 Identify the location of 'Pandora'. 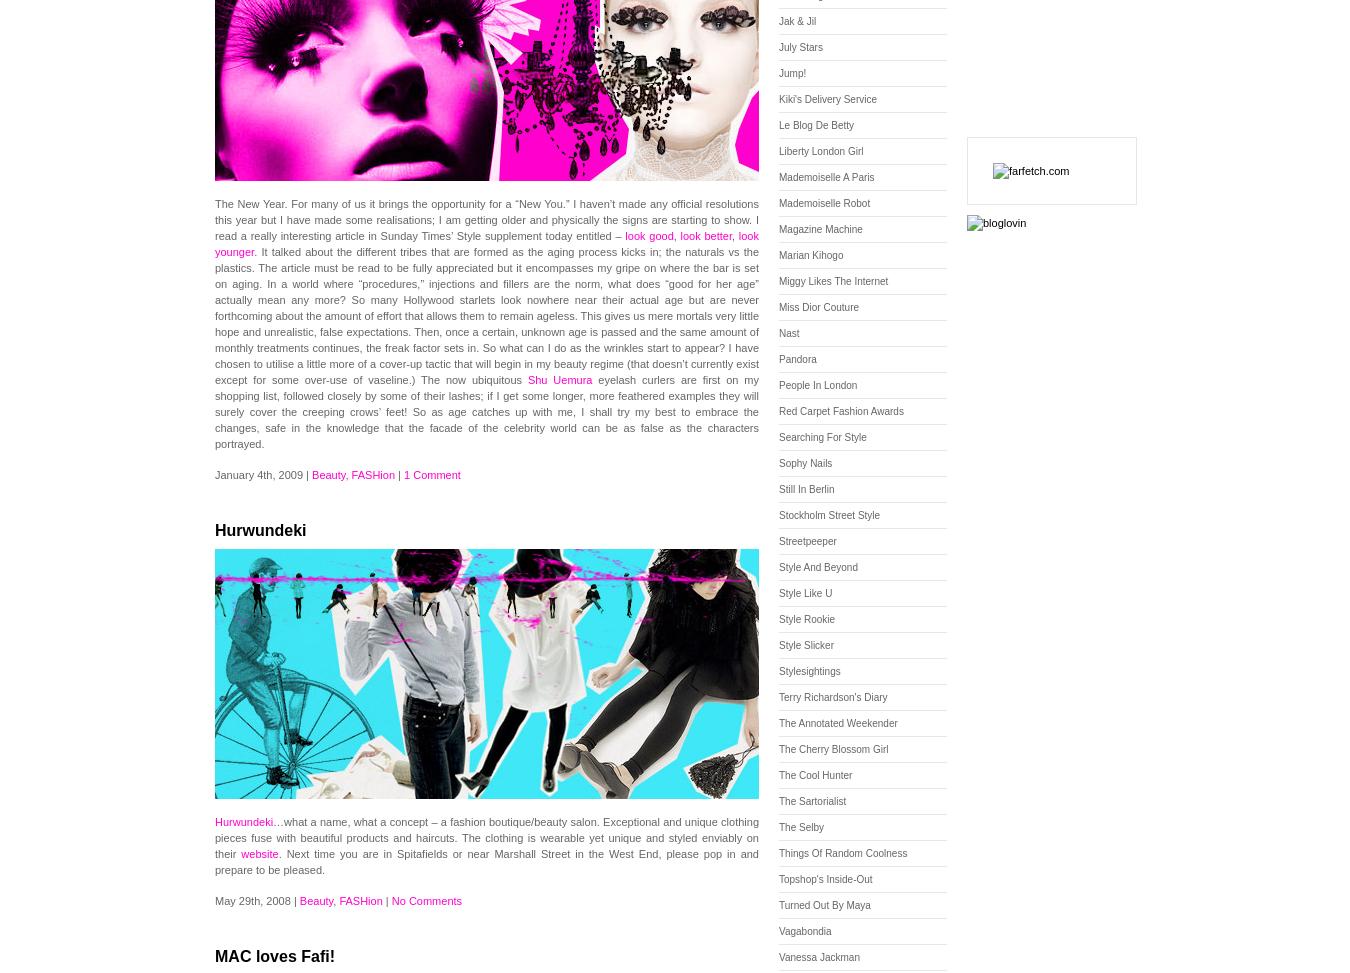
(777, 358).